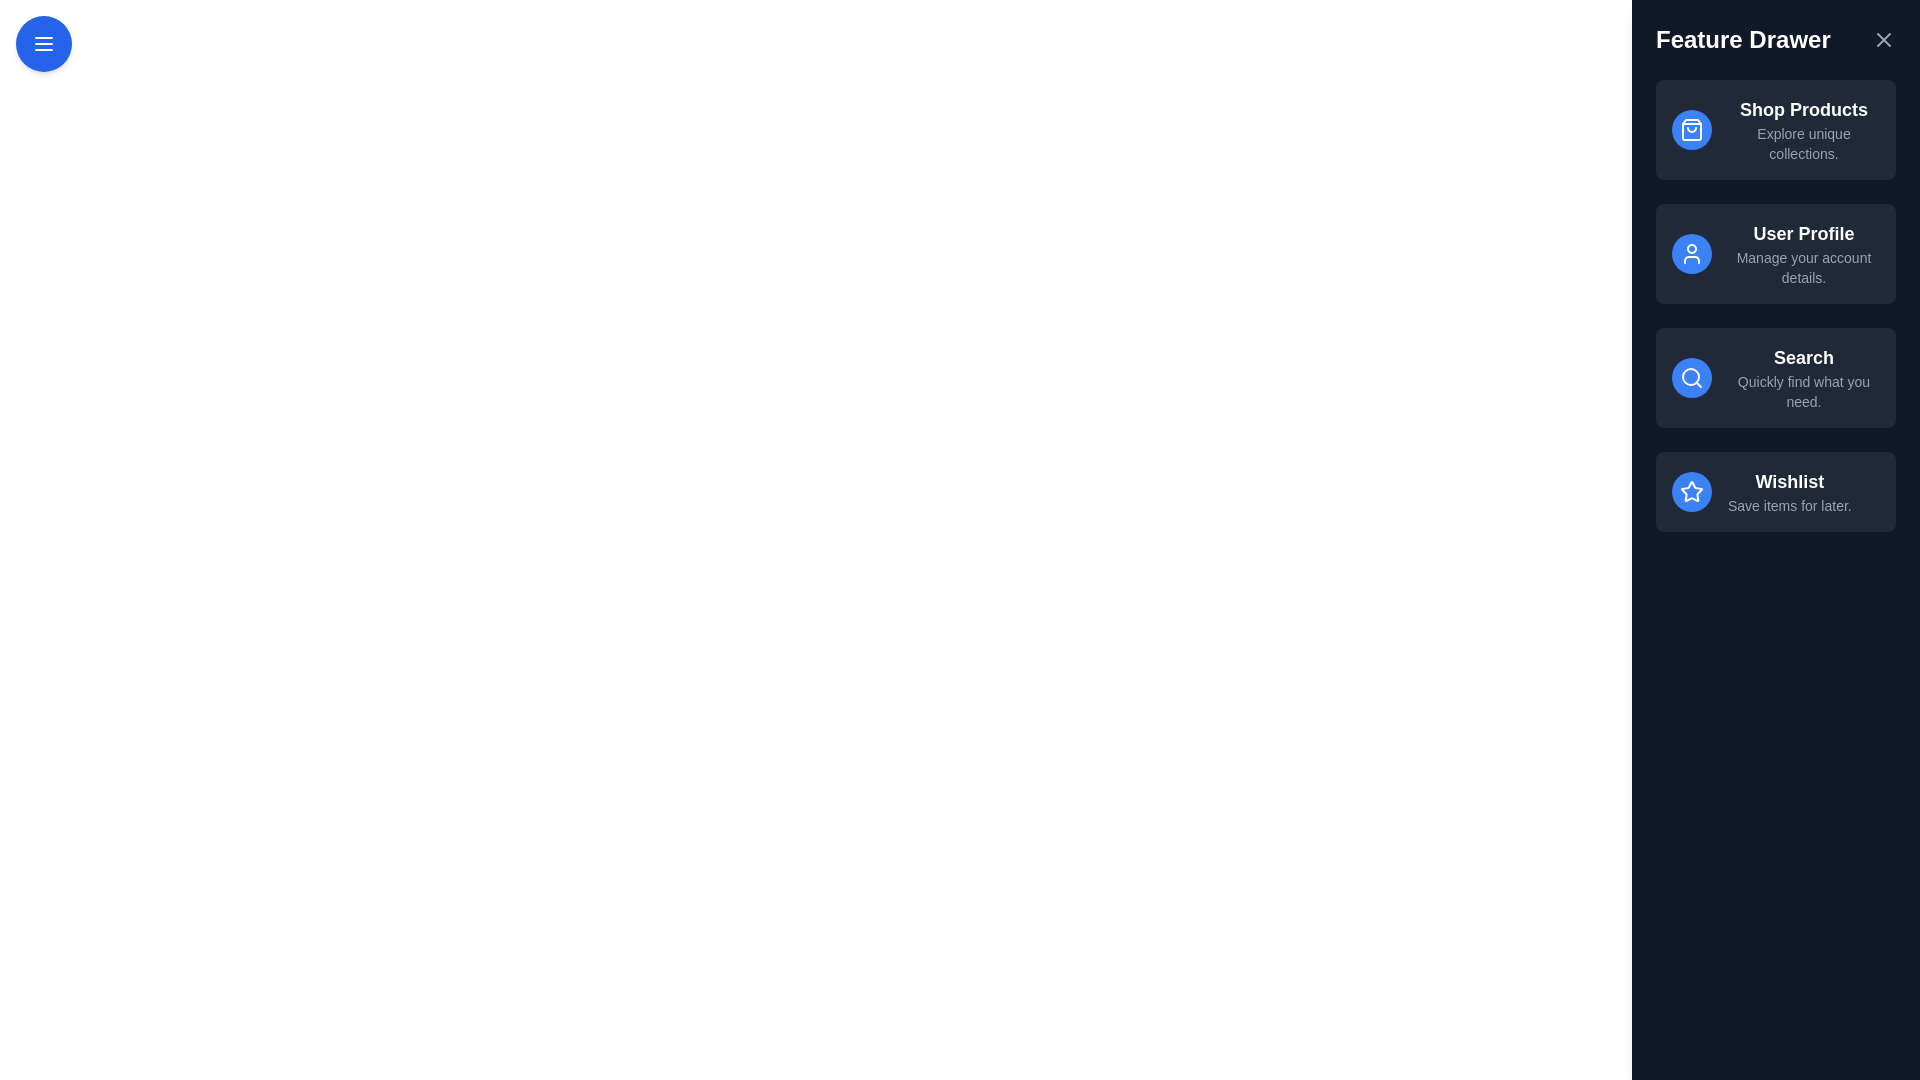  What do you see at coordinates (1776, 492) in the screenshot?
I see `the feature item corresponding to Wishlist in the drawer` at bounding box center [1776, 492].